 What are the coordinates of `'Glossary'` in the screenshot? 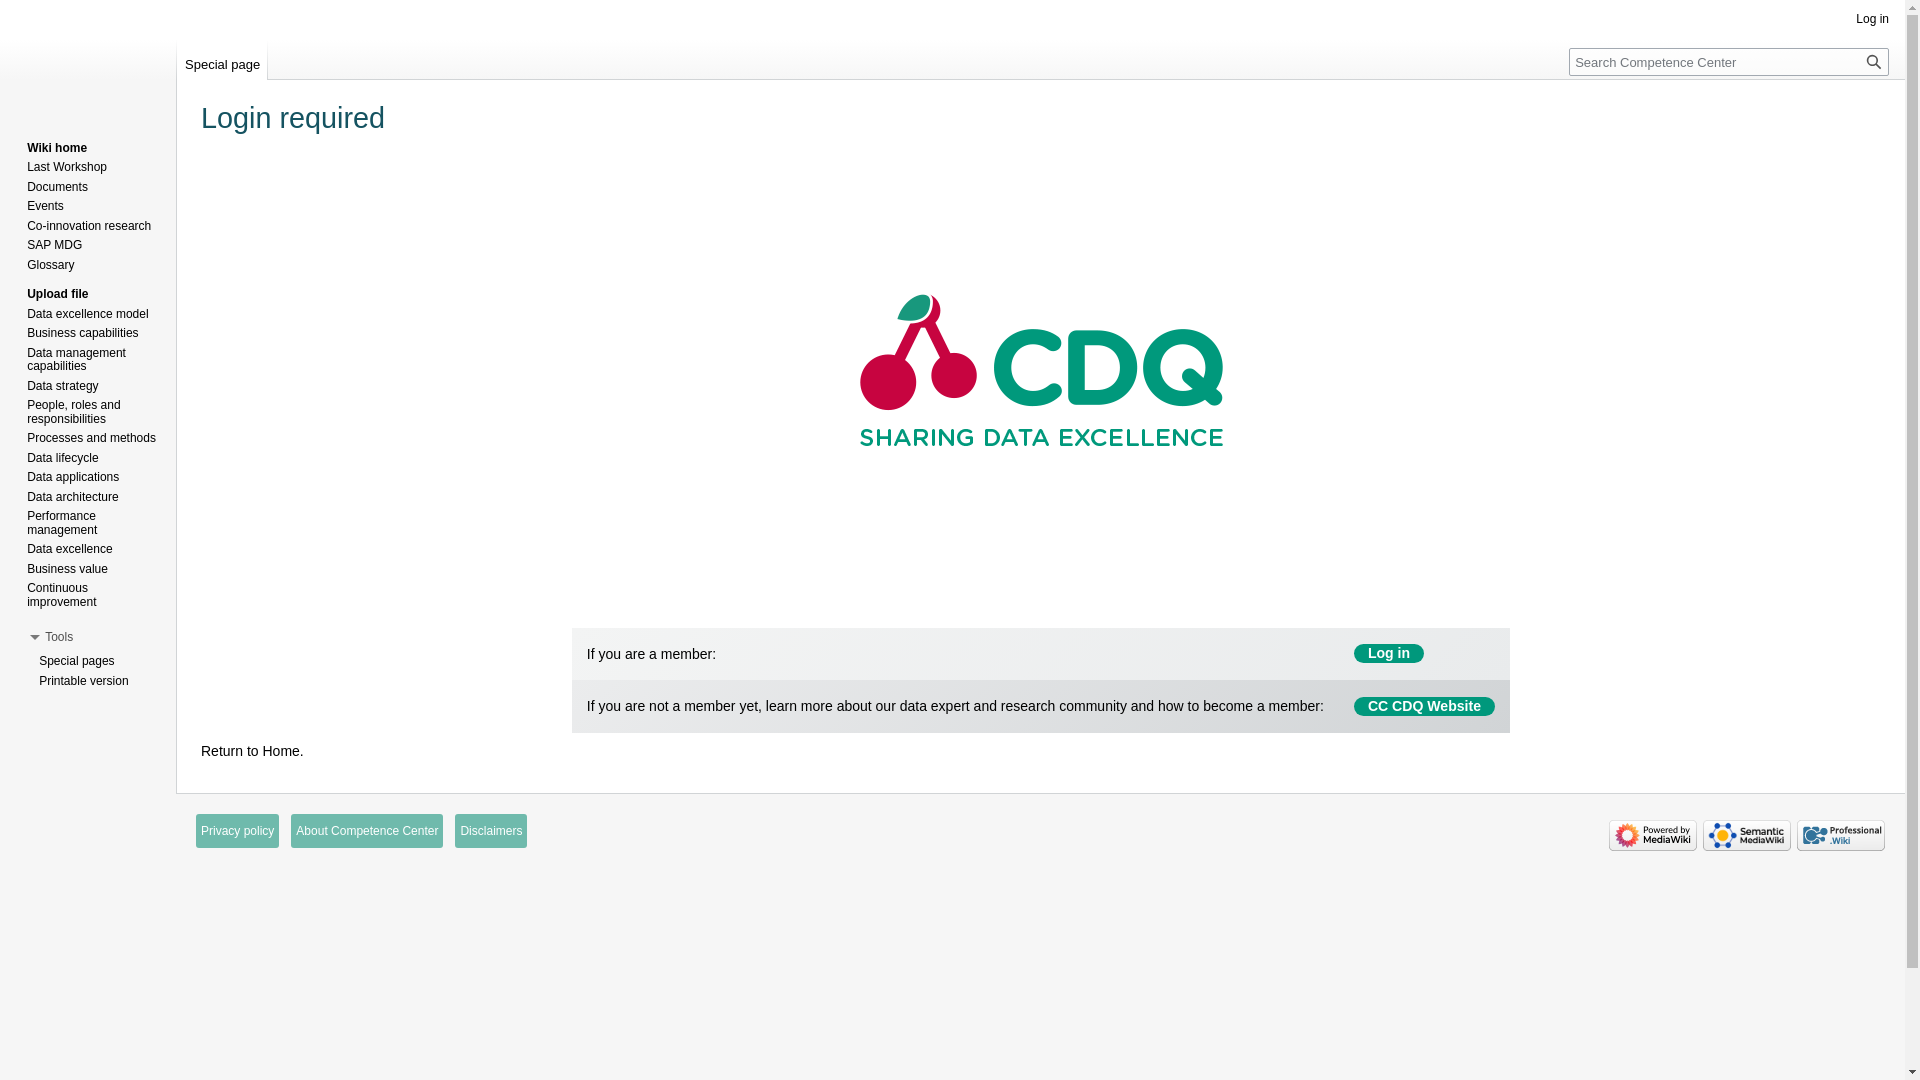 It's located at (50, 264).